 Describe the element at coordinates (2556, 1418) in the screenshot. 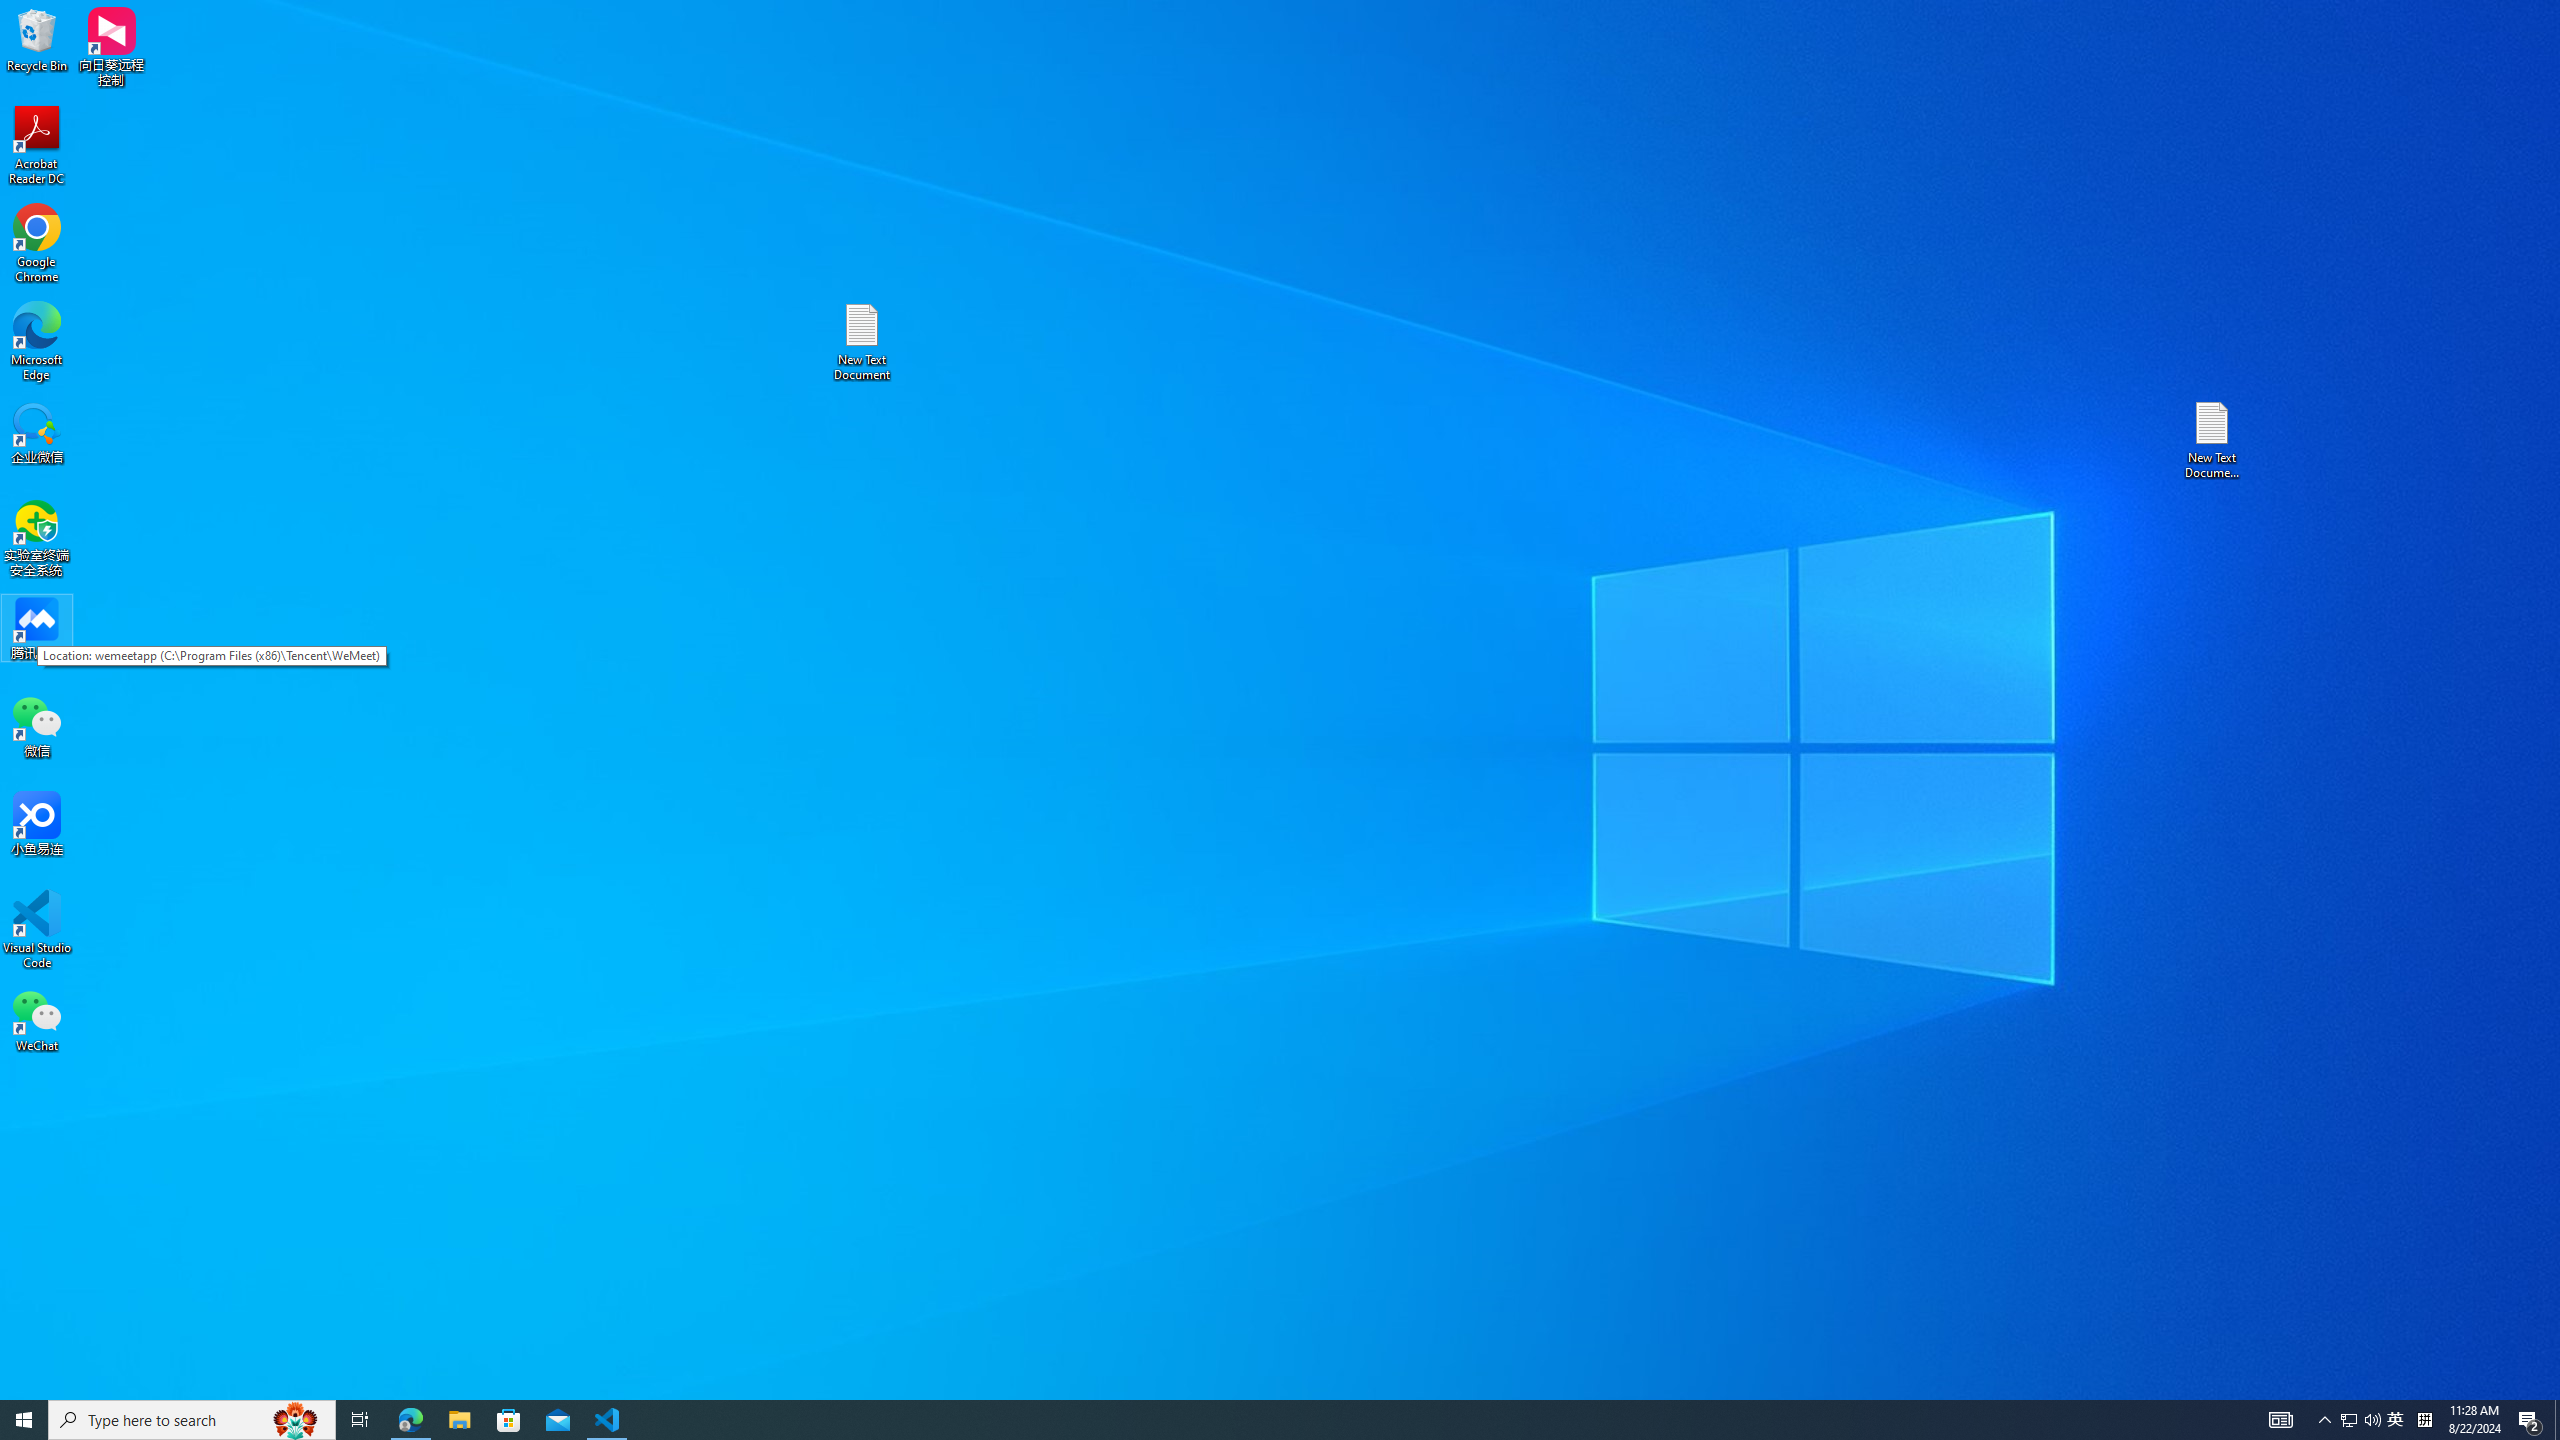

I see `'Show desktop'` at that location.